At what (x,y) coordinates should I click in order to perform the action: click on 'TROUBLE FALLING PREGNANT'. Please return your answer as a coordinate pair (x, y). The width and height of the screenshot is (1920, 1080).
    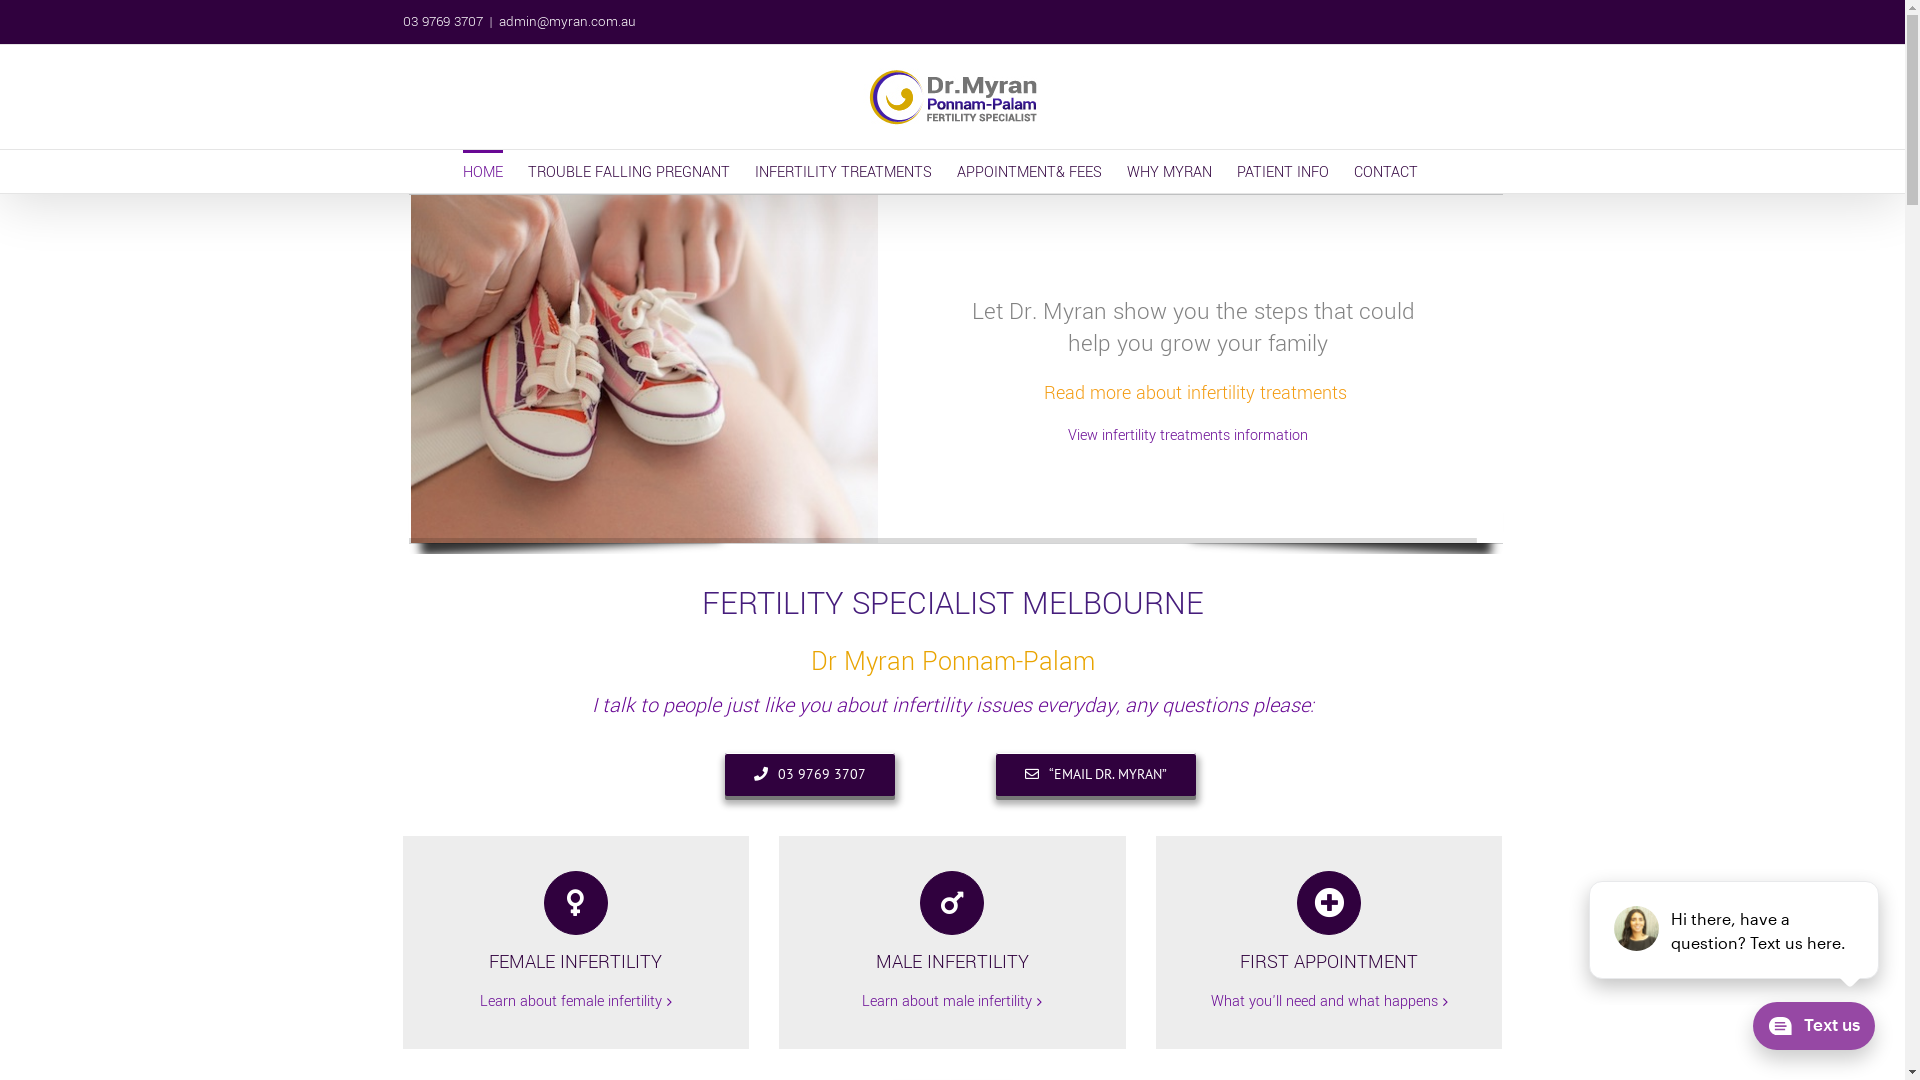
    Looking at the image, I should click on (627, 170).